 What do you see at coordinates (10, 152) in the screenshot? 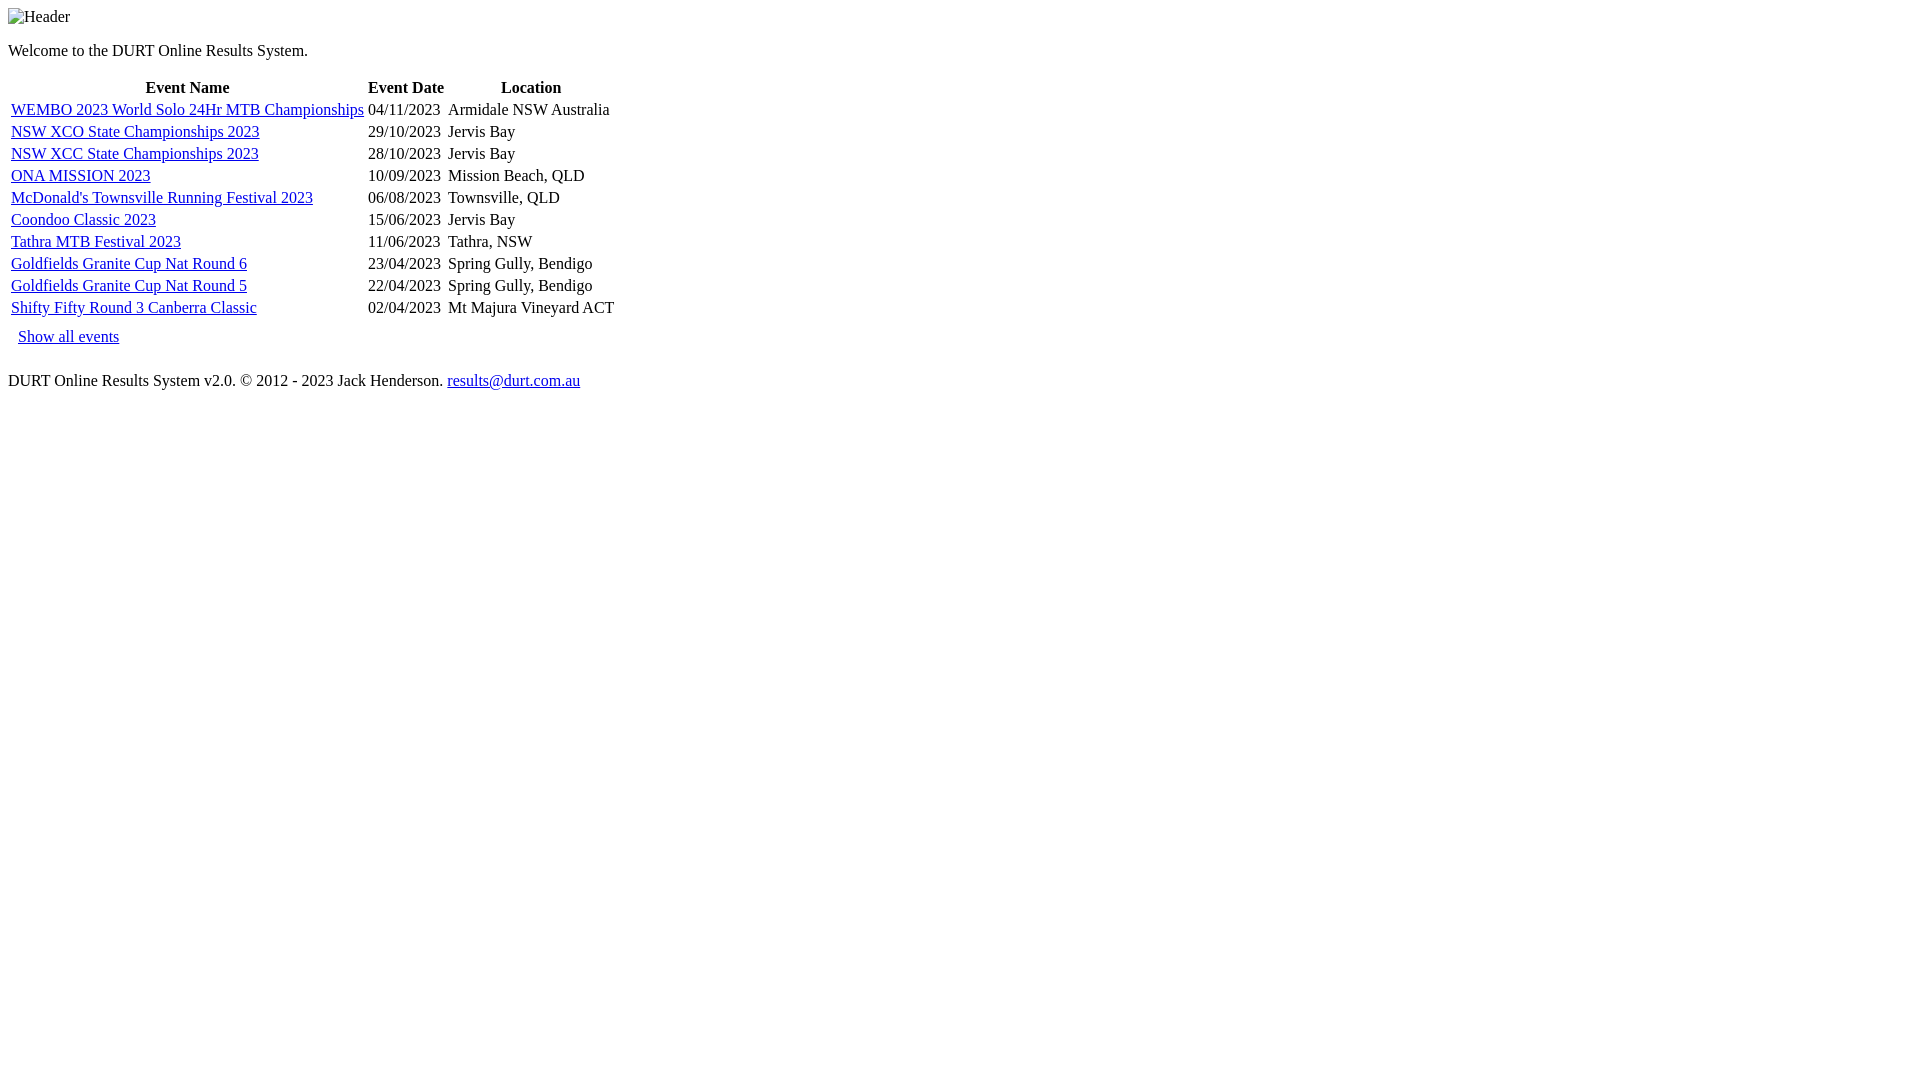
I see `'NSW XCC State Championships 2023'` at bounding box center [10, 152].